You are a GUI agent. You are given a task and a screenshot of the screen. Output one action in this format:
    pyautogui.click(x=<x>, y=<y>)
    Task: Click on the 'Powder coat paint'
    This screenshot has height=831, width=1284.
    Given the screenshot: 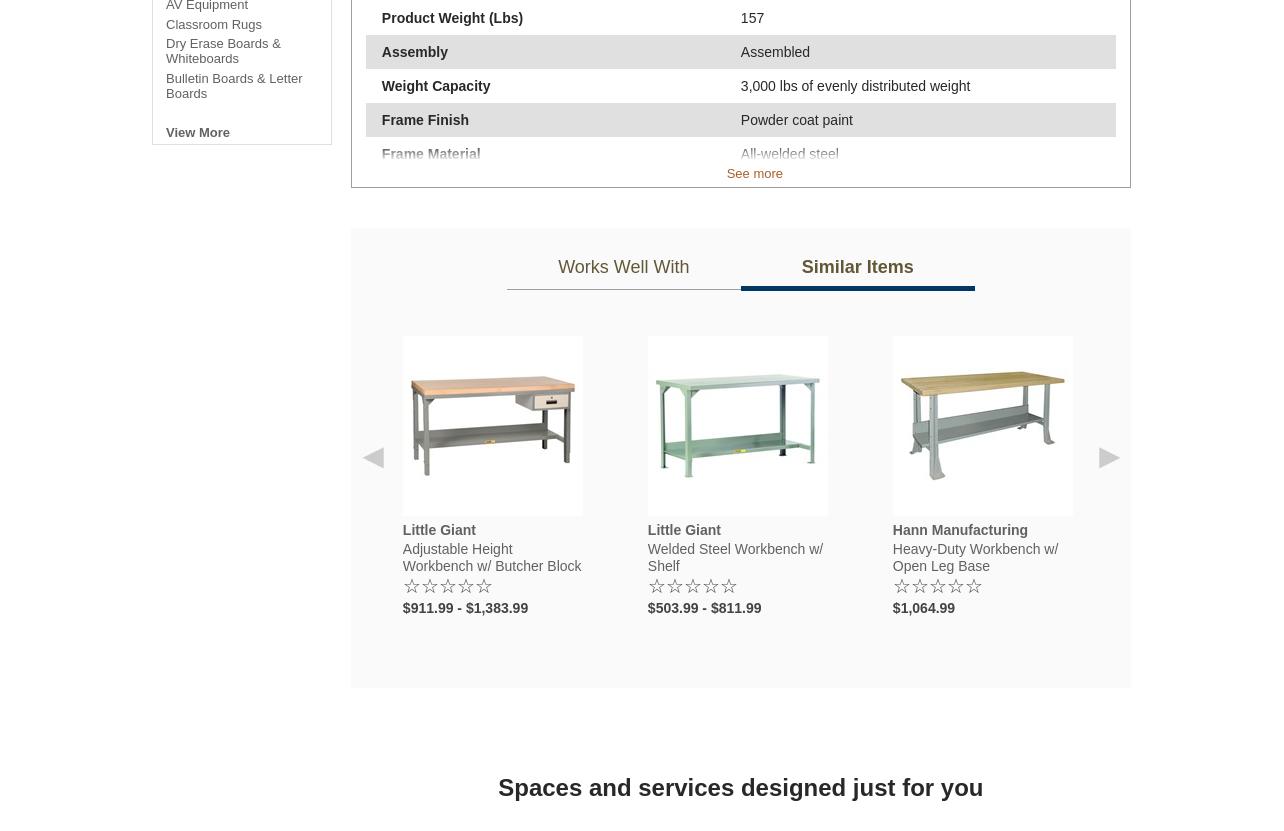 What is the action you would take?
    pyautogui.click(x=795, y=119)
    